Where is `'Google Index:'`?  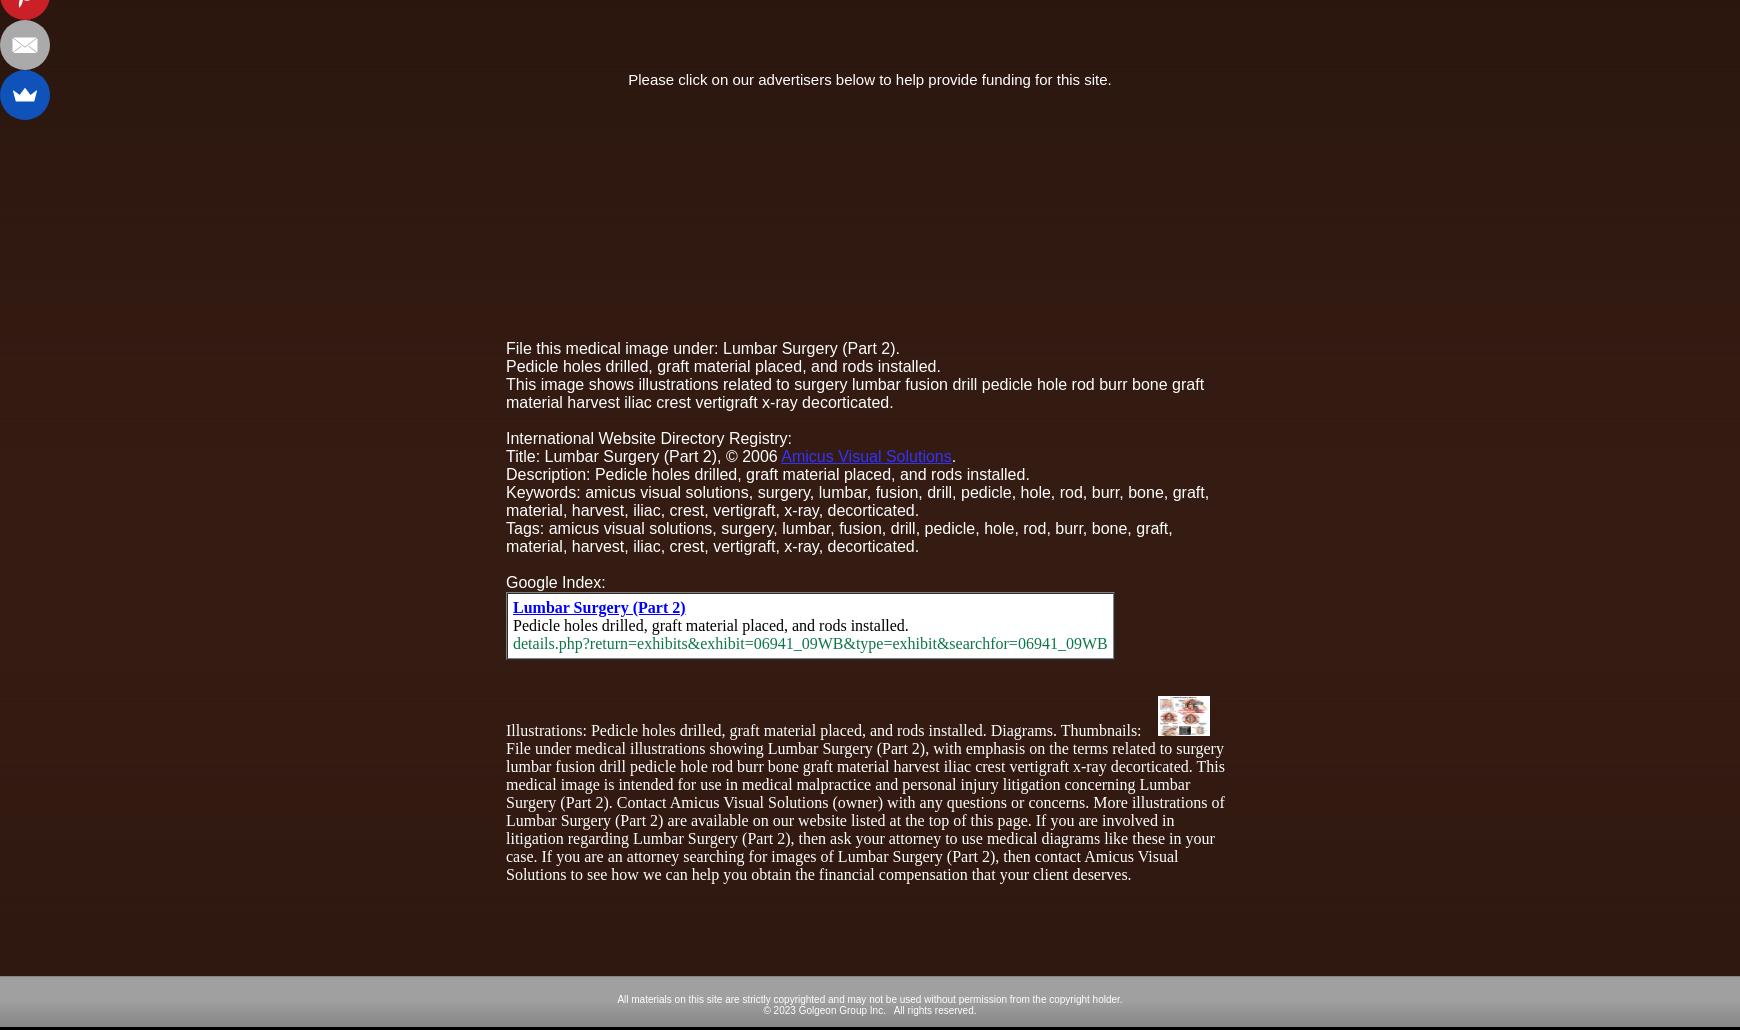
'Google Index:' is located at coordinates (554, 581).